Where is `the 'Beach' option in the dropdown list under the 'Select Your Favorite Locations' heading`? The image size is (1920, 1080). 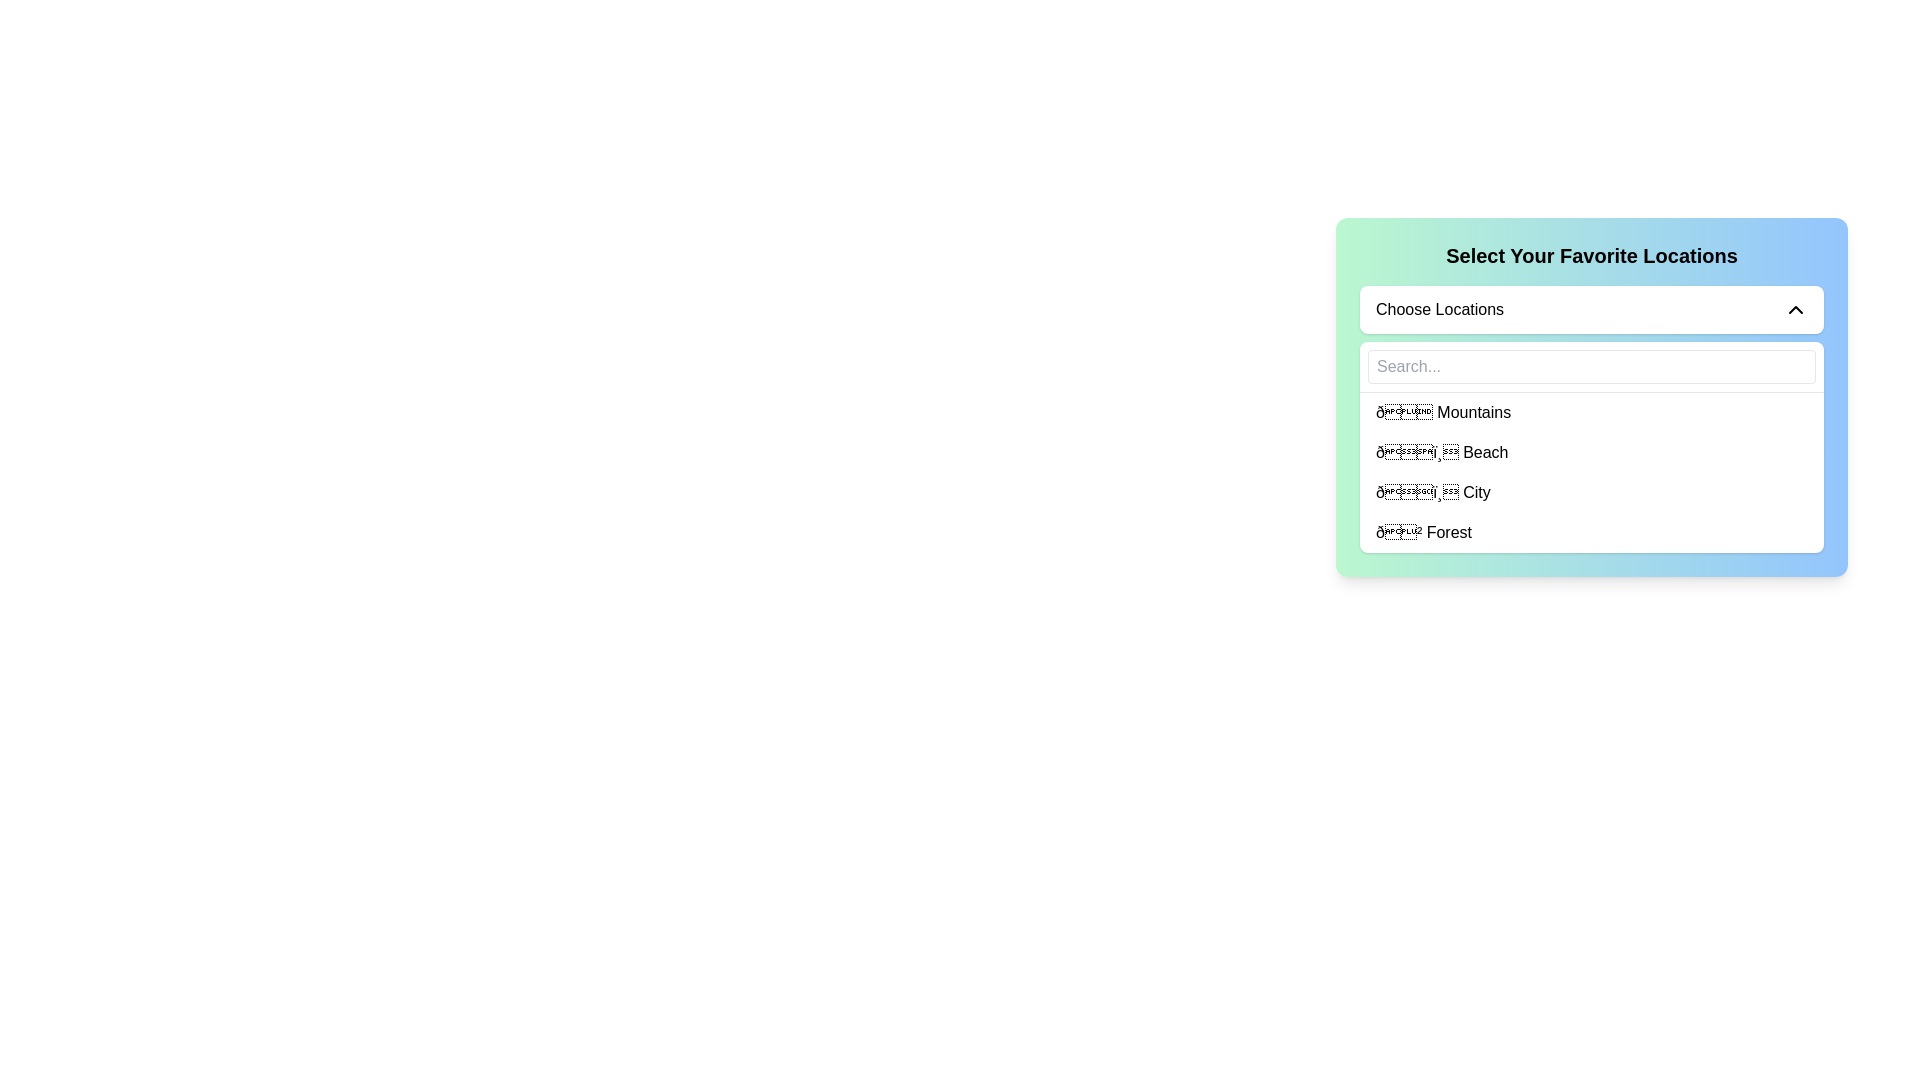
the 'Beach' option in the dropdown list under the 'Select Your Favorite Locations' heading is located at coordinates (1442, 452).